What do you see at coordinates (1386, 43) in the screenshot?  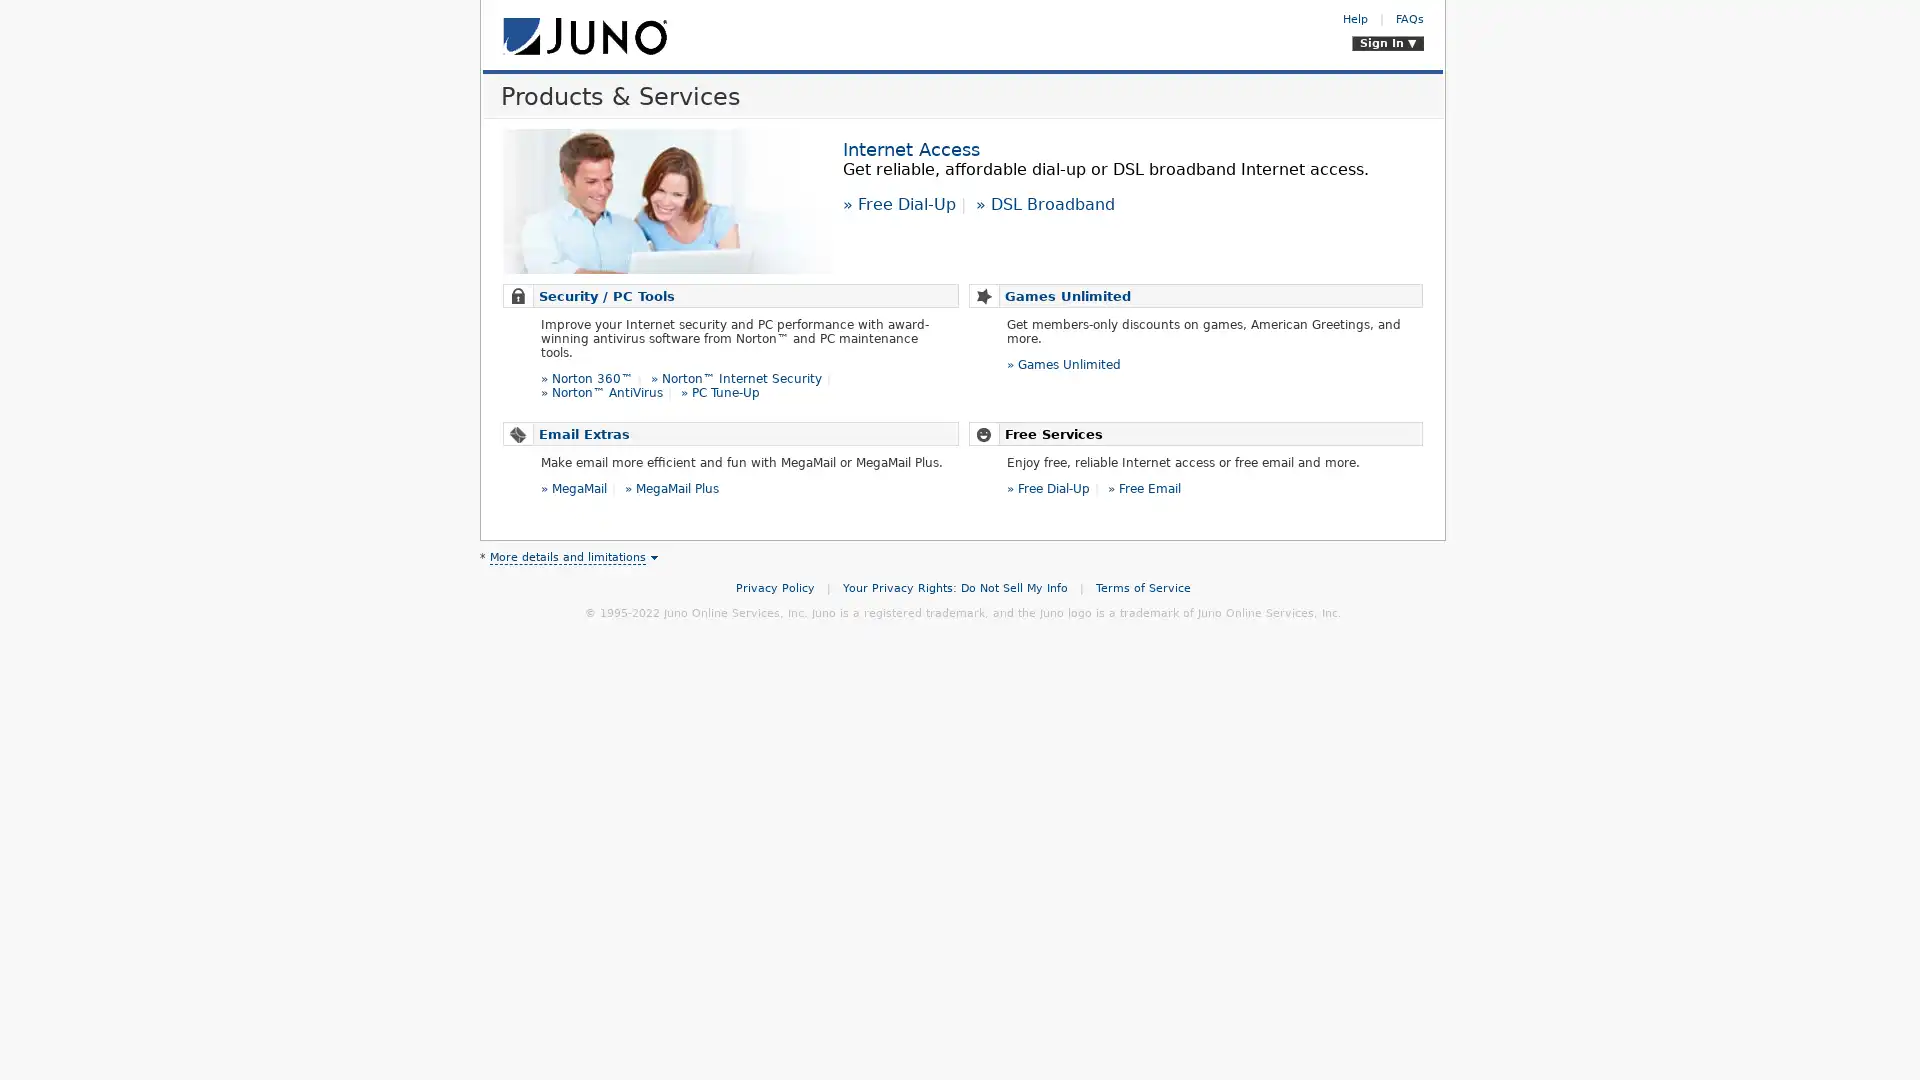 I see `Sign In` at bounding box center [1386, 43].